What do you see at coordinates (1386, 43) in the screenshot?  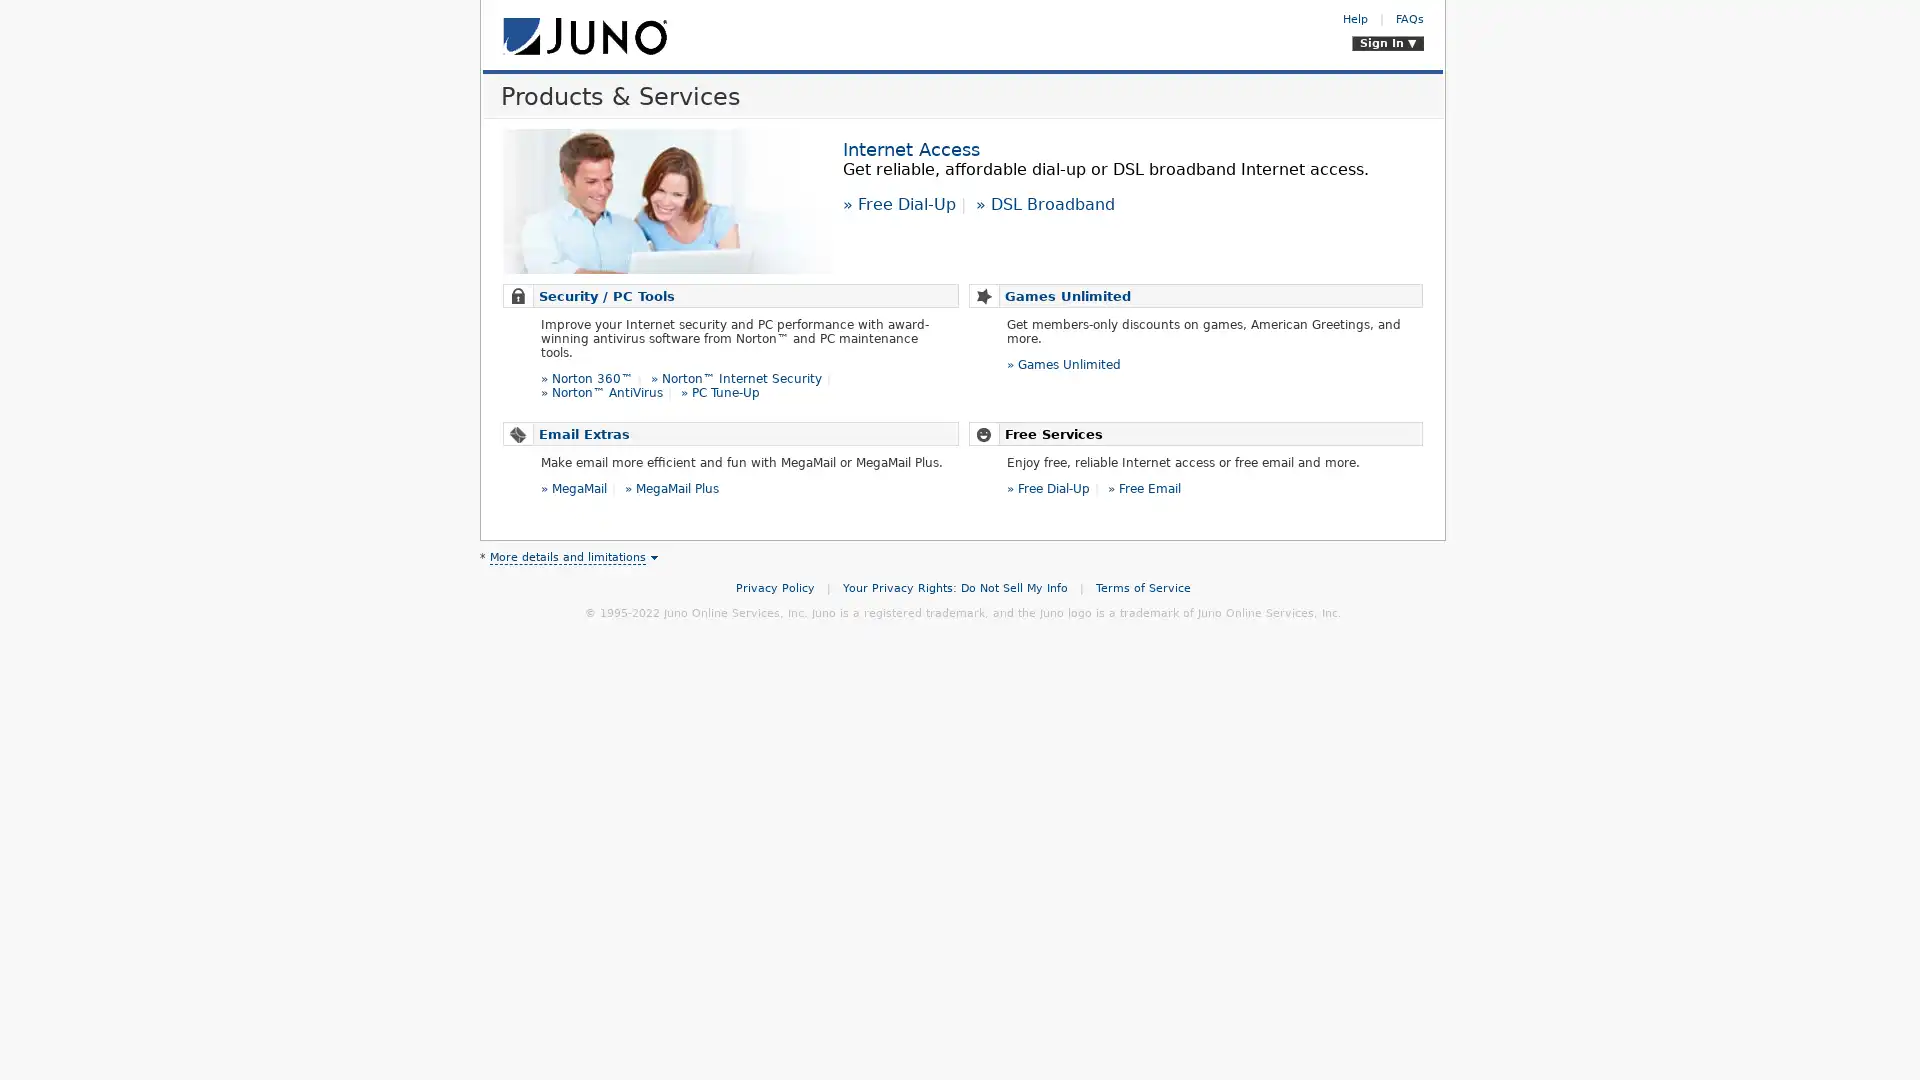 I see `Sign In` at bounding box center [1386, 43].